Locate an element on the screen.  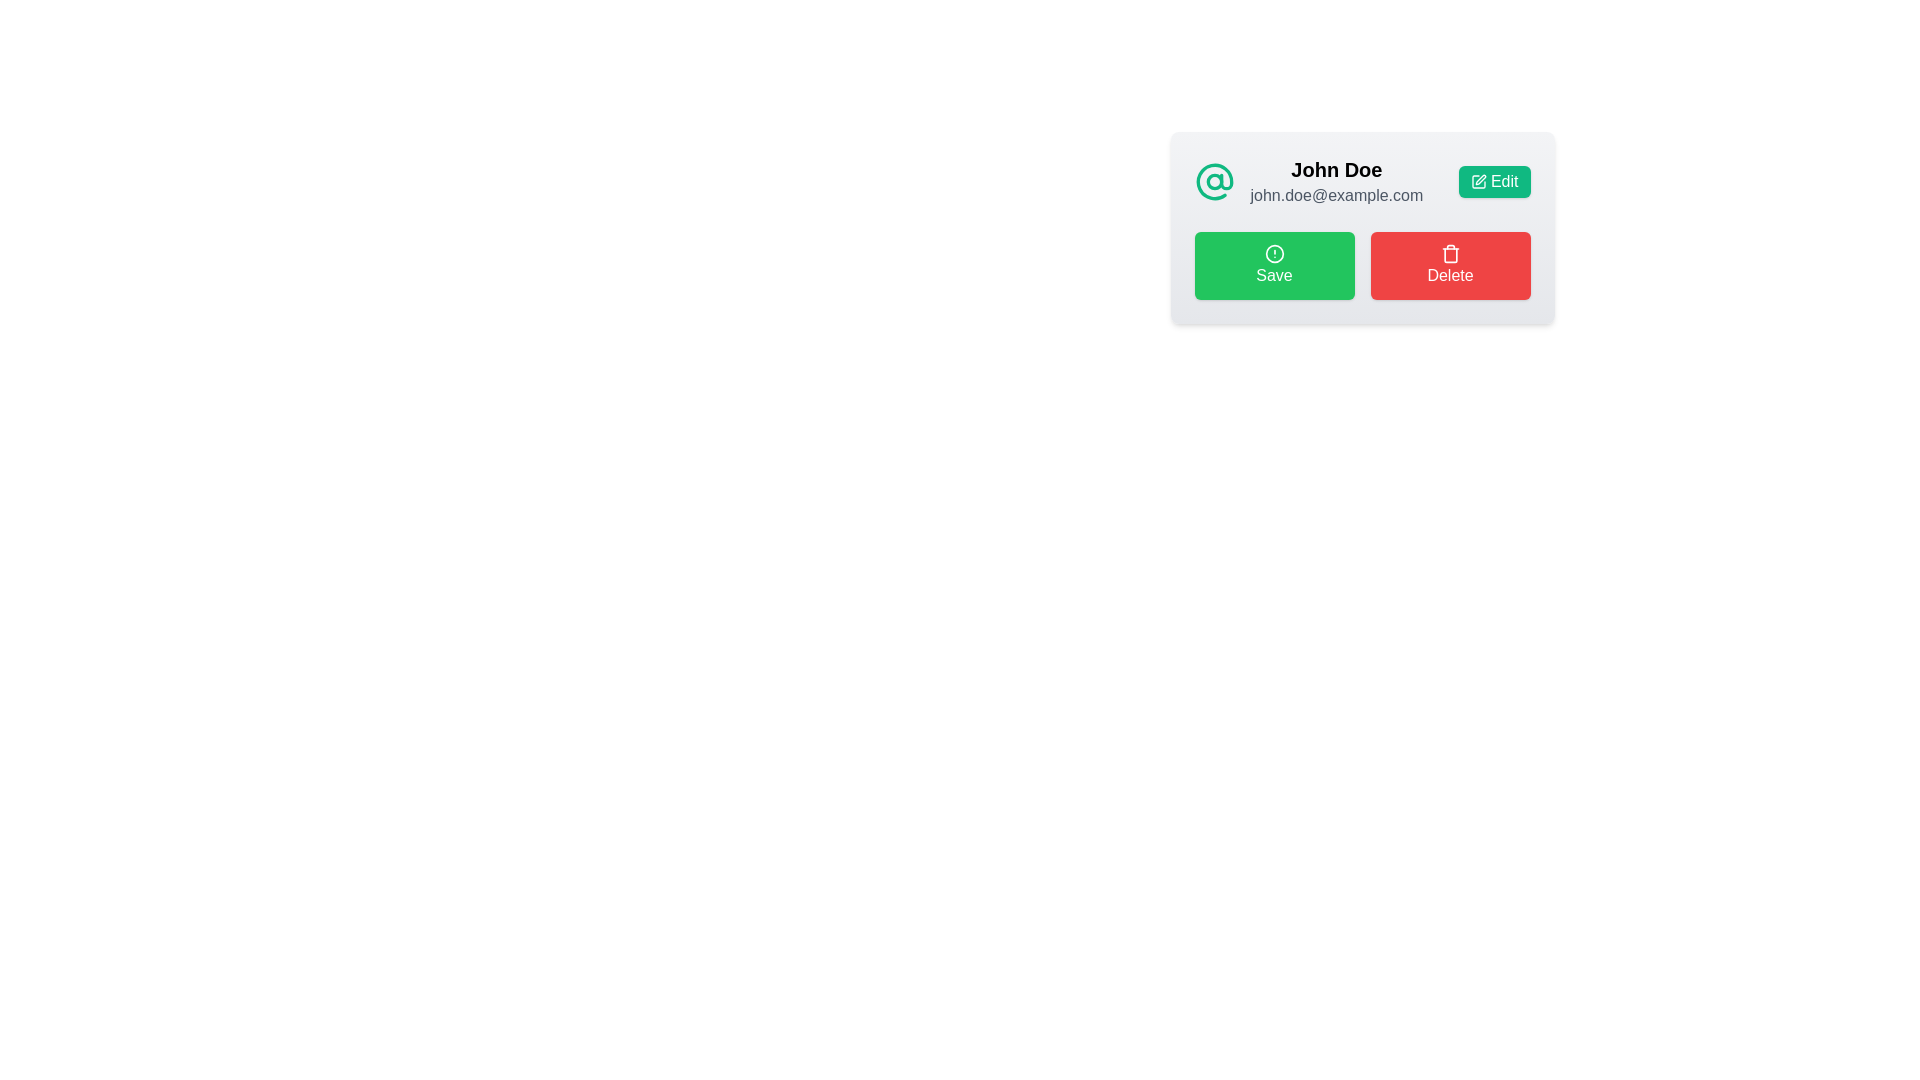
the non-interactive text label displaying the email address associated with user 'John Doe', located below the 'John Doe' text is located at coordinates (1336, 196).